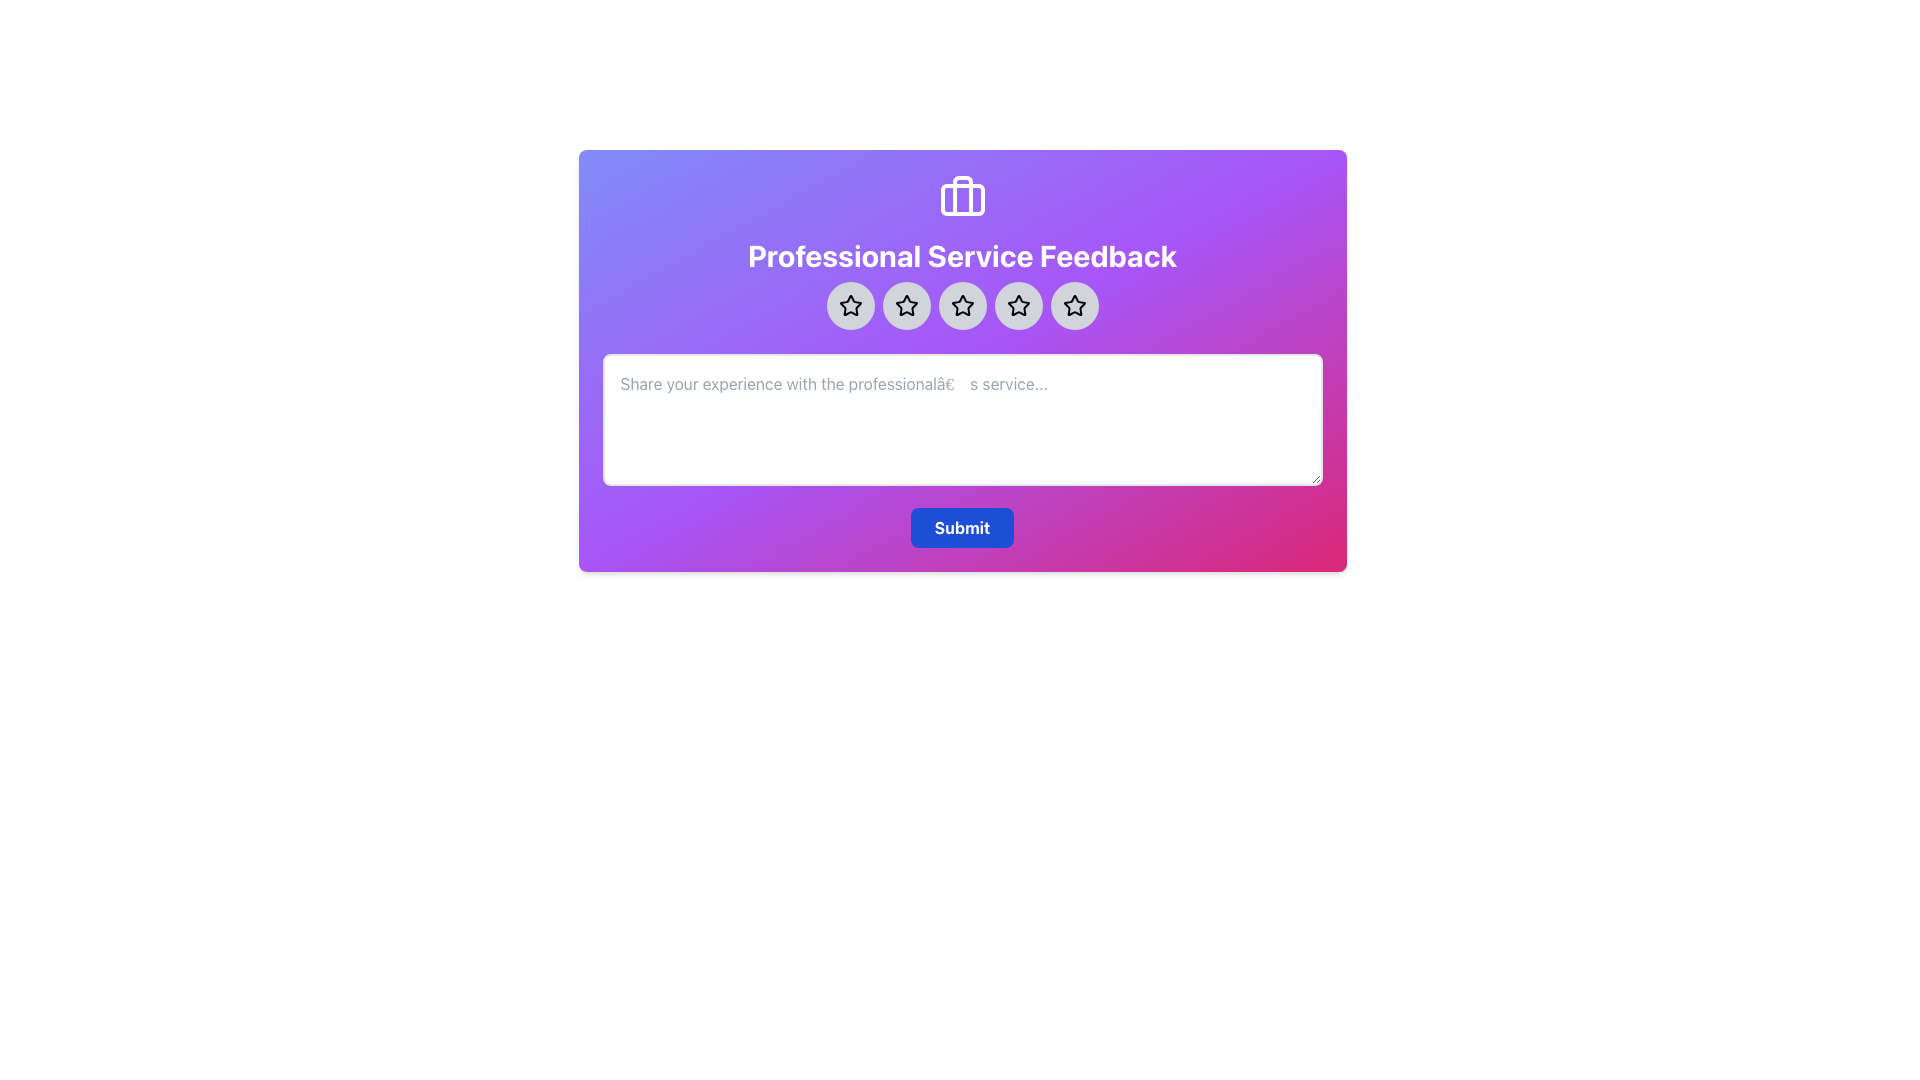  What do you see at coordinates (1018, 305) in the screenshot?
I see `the fourth star icon in the rating system to record a rating point` at bounding box center [1018, 305].